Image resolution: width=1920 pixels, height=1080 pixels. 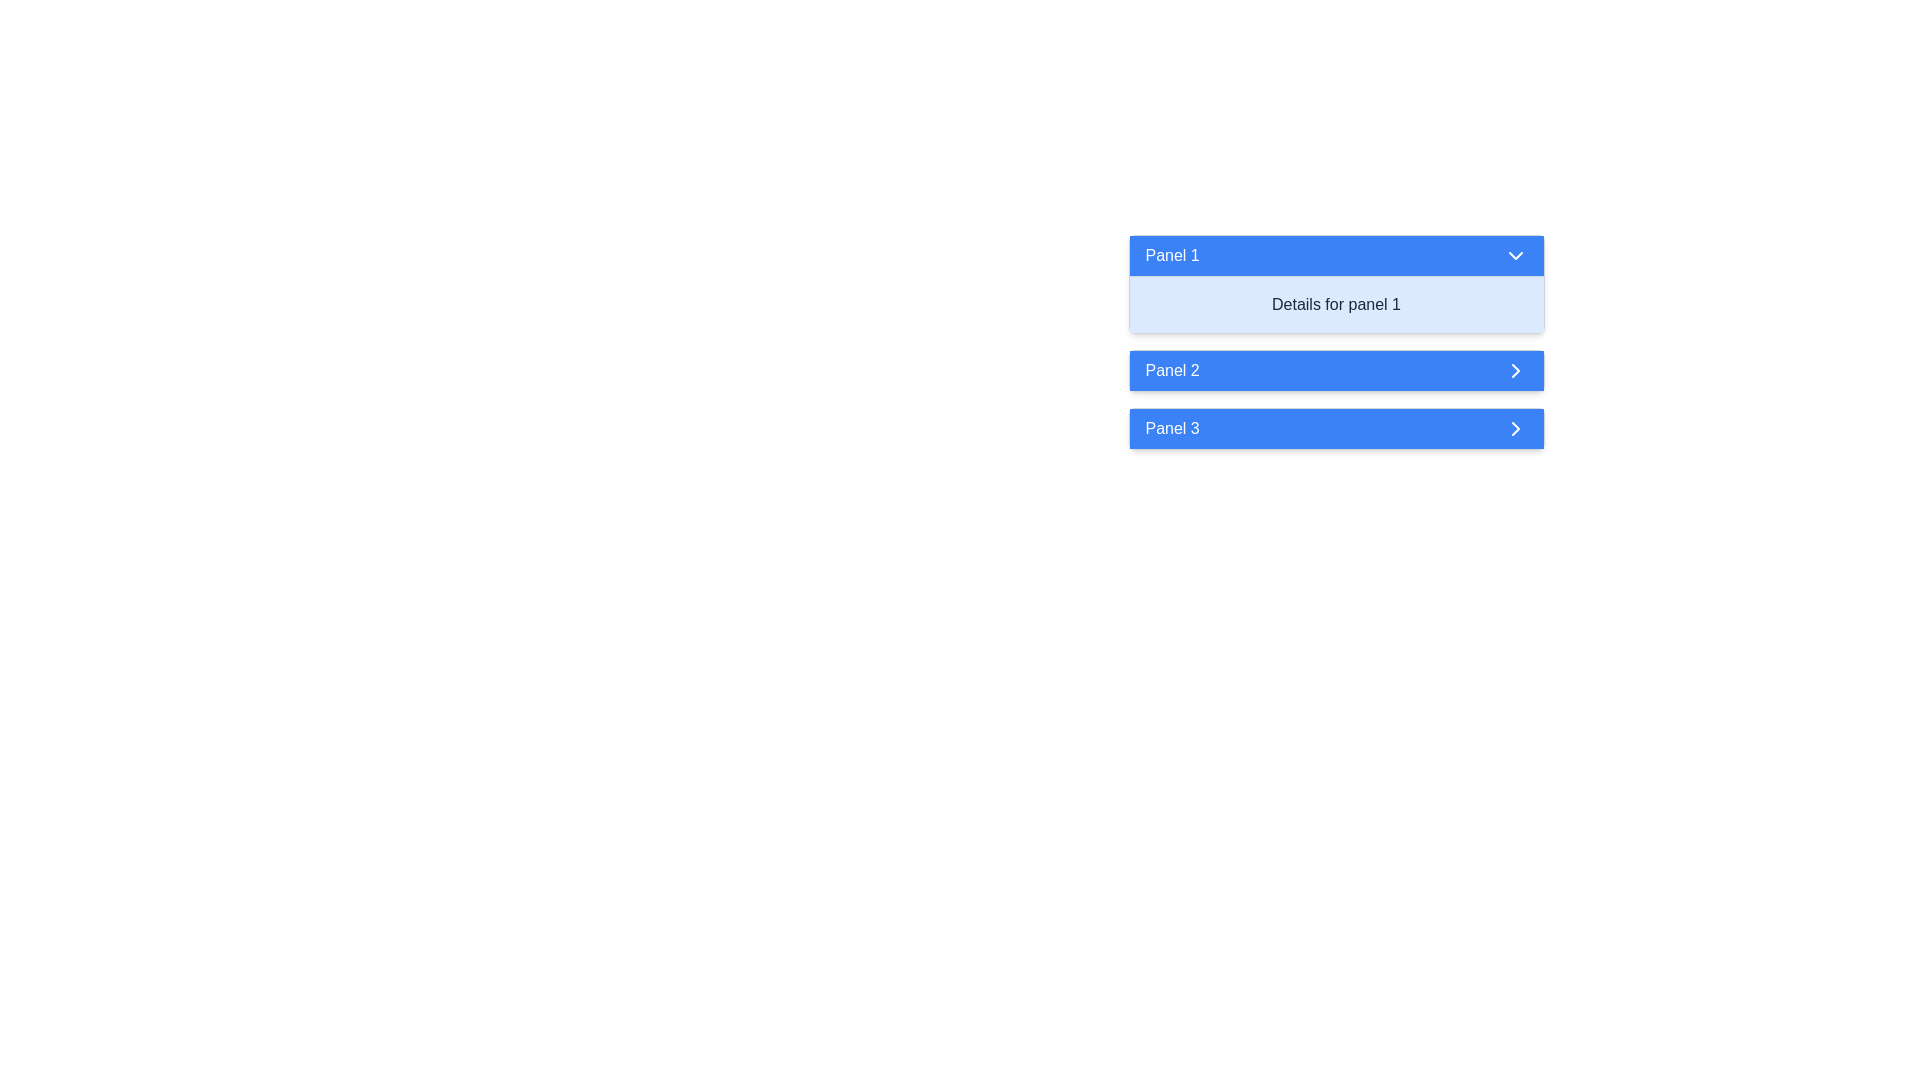 I want to click on the arrow icon located on the right side of the 'Panel 3' interactive button, so click(x=1515, y=427).